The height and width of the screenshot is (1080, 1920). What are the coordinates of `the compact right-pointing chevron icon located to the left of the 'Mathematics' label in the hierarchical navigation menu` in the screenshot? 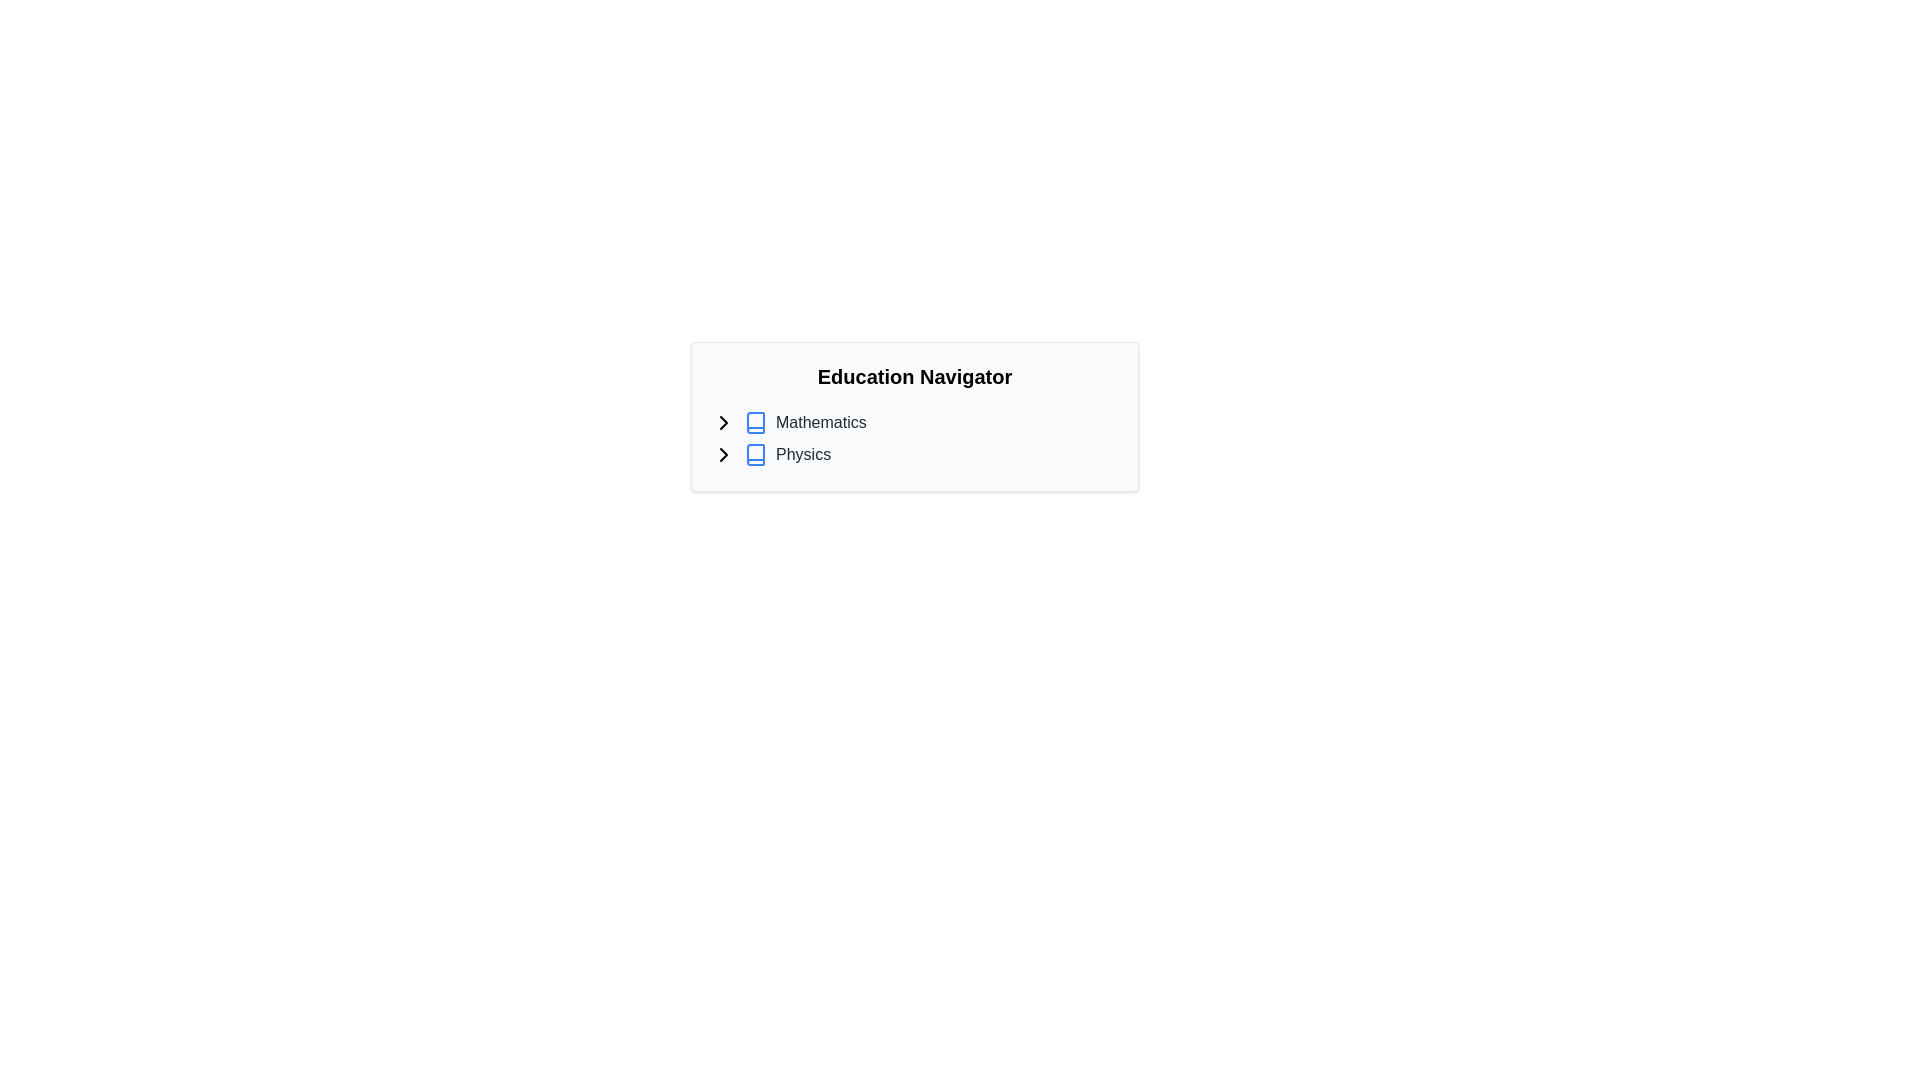 It's located at (723, 422).